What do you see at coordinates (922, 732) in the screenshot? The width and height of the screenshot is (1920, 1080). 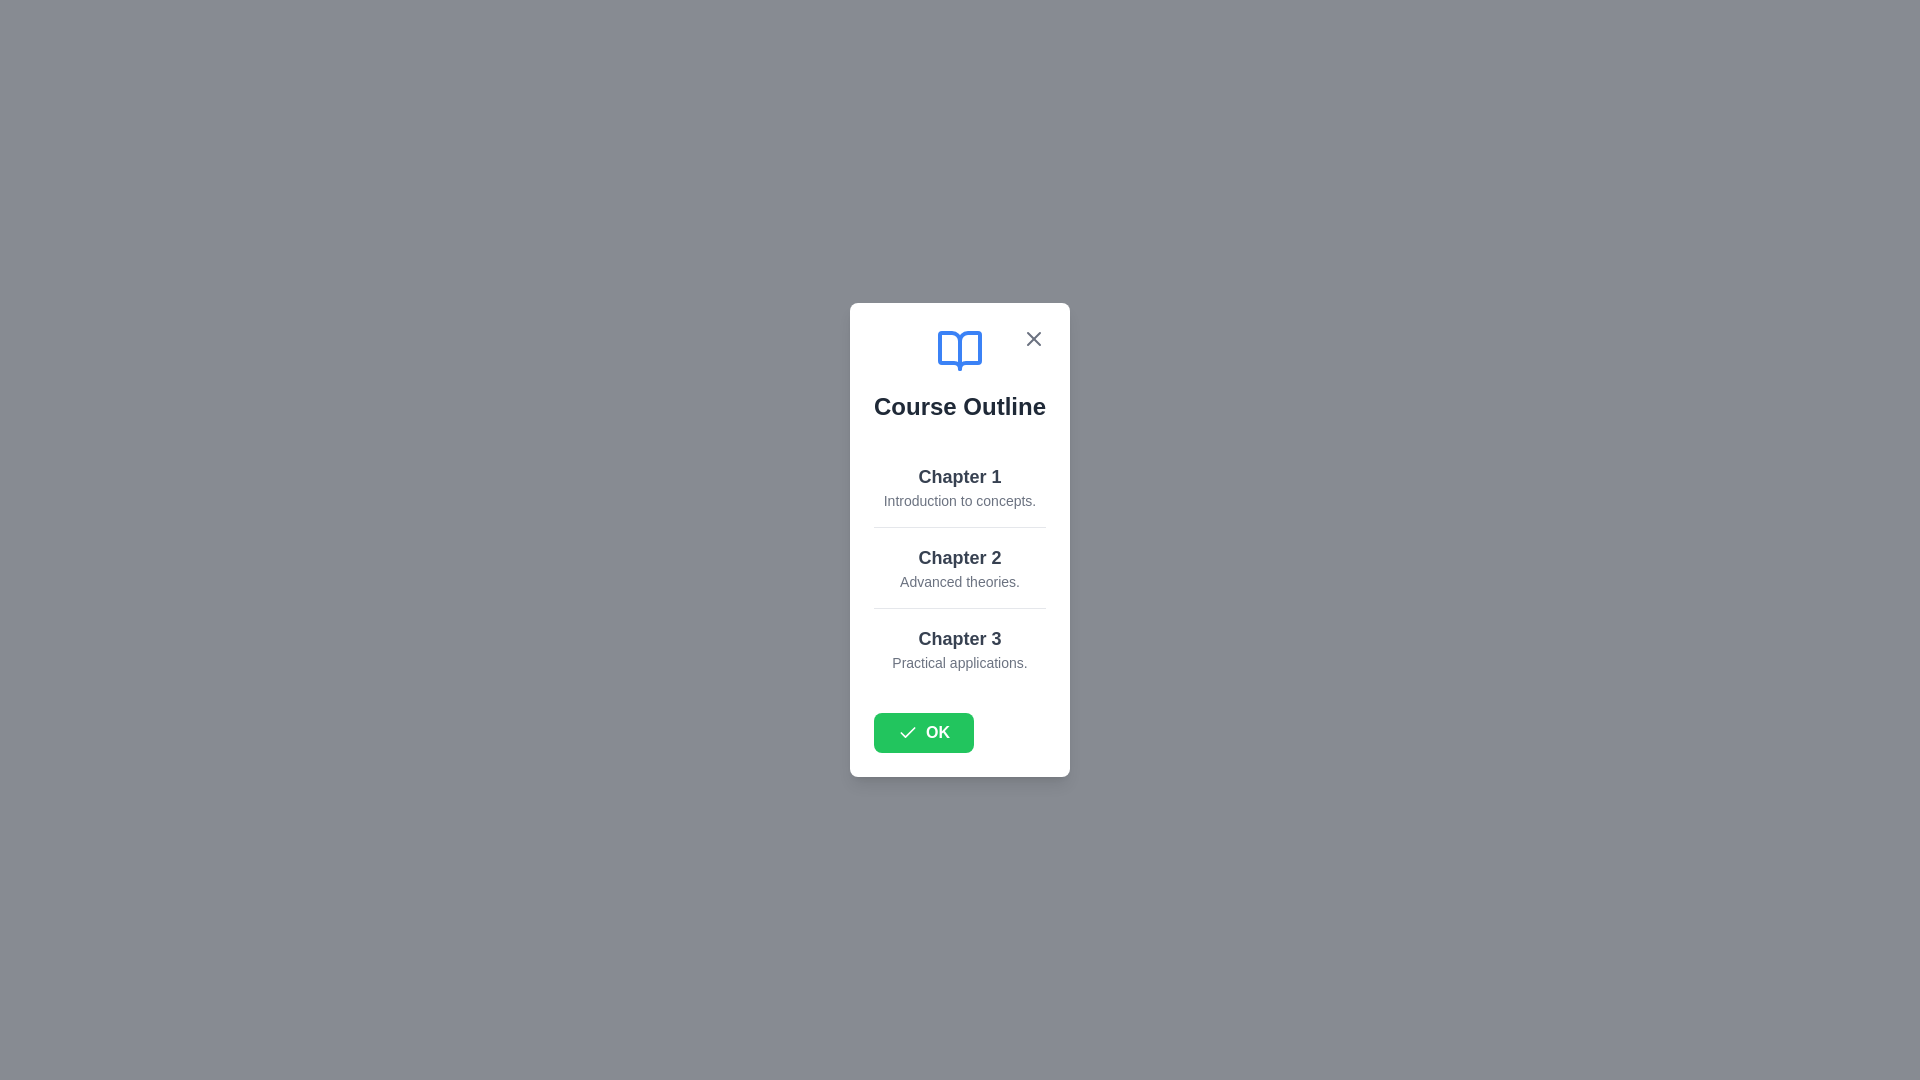 I see `the 'OK' button to close the dialog` at bounding box center [922, 732].